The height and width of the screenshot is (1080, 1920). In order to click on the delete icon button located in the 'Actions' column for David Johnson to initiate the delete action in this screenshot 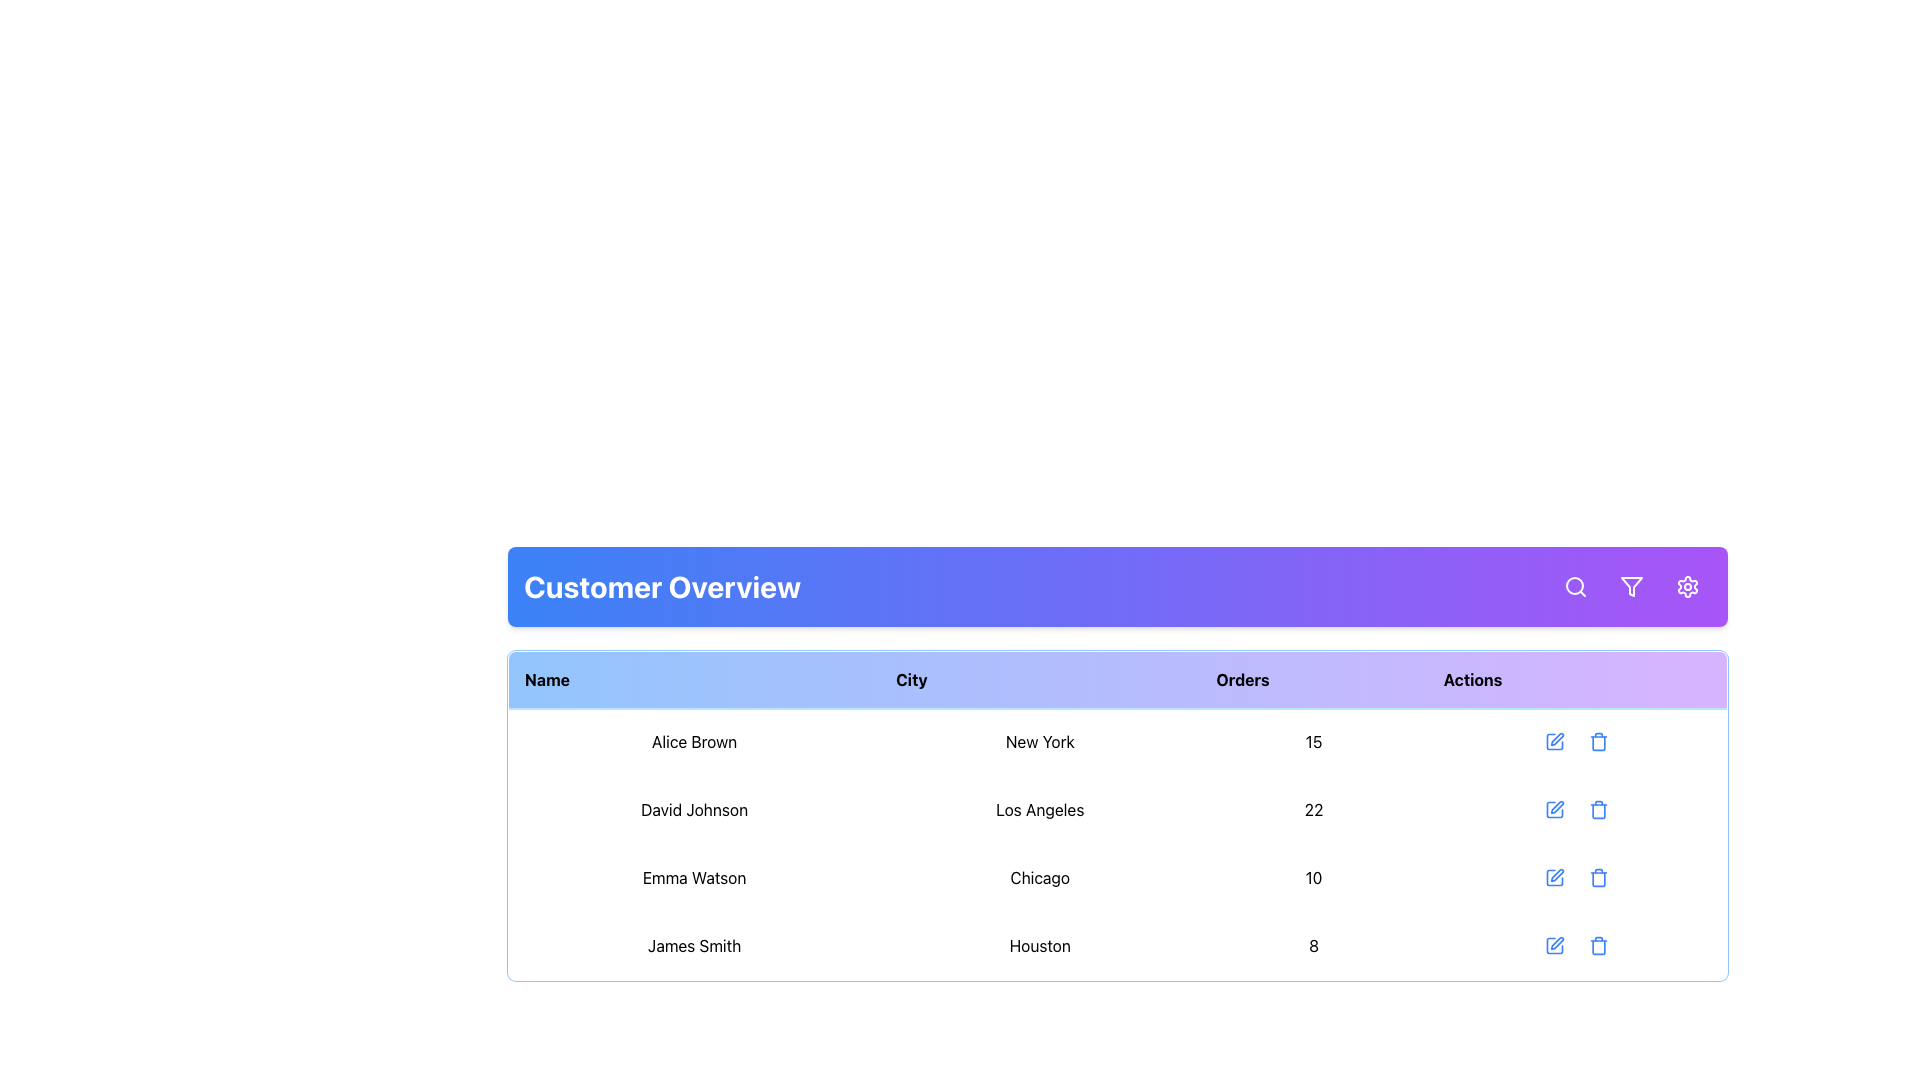, I will do `click(1598, 810)`.